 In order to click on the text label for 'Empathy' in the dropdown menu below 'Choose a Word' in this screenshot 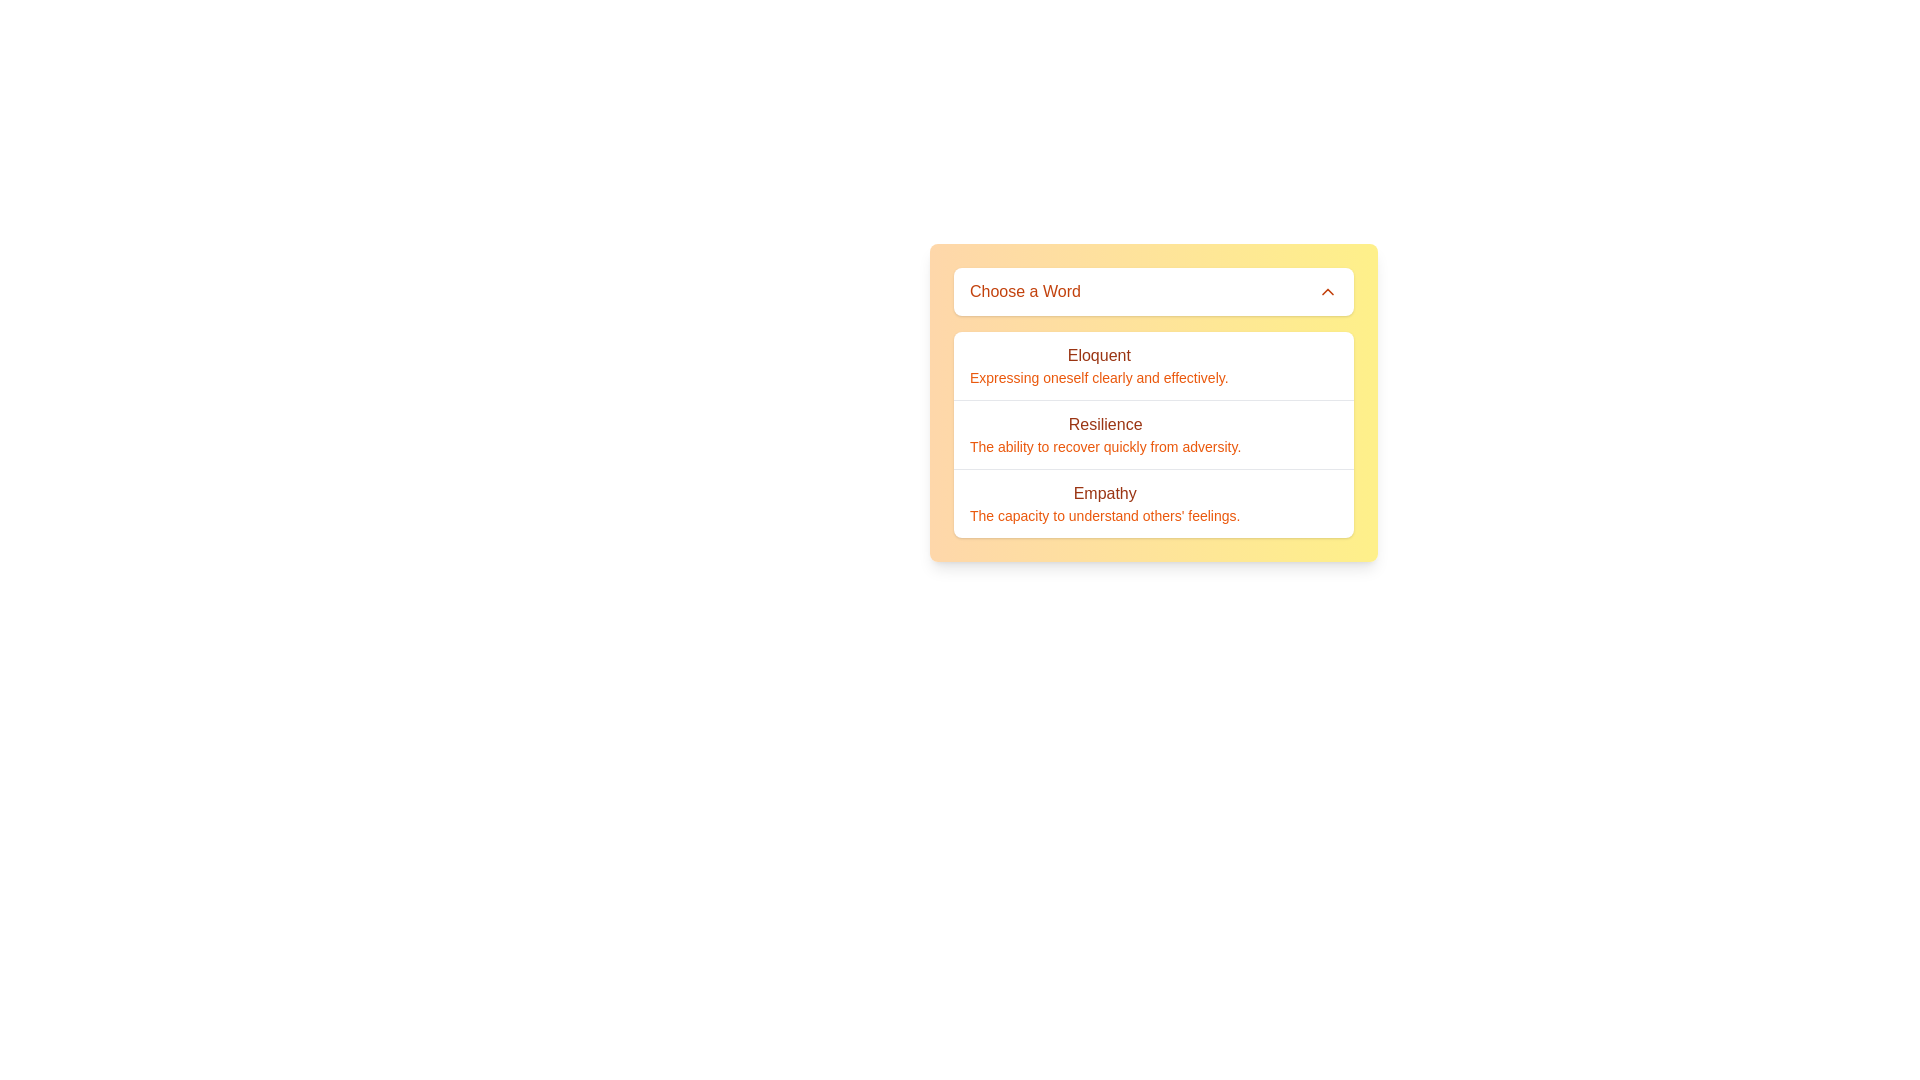, I will do `click(1104, 493)`.